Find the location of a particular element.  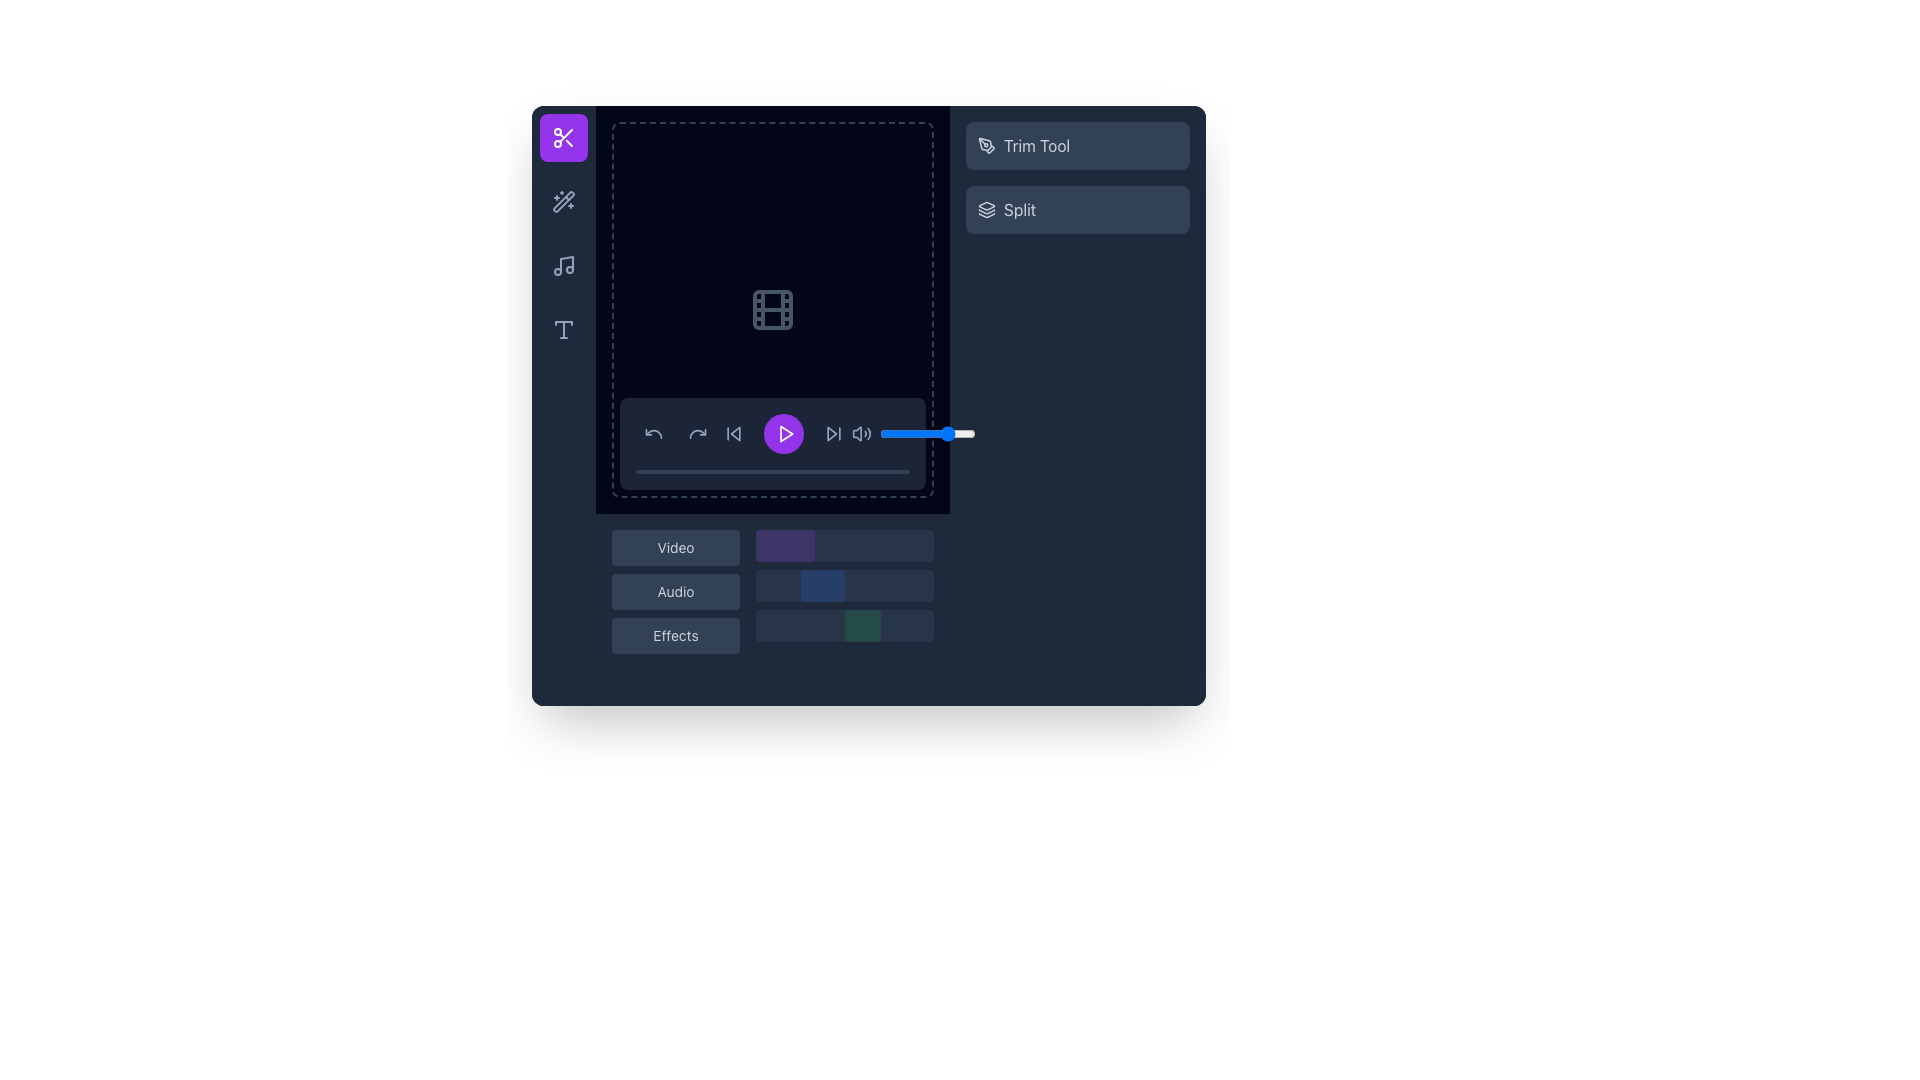

the progress bar indicator which is the first item in a vertical stack of components, located below the toolbar and centrally aligned is located at coordinates (844, 546).